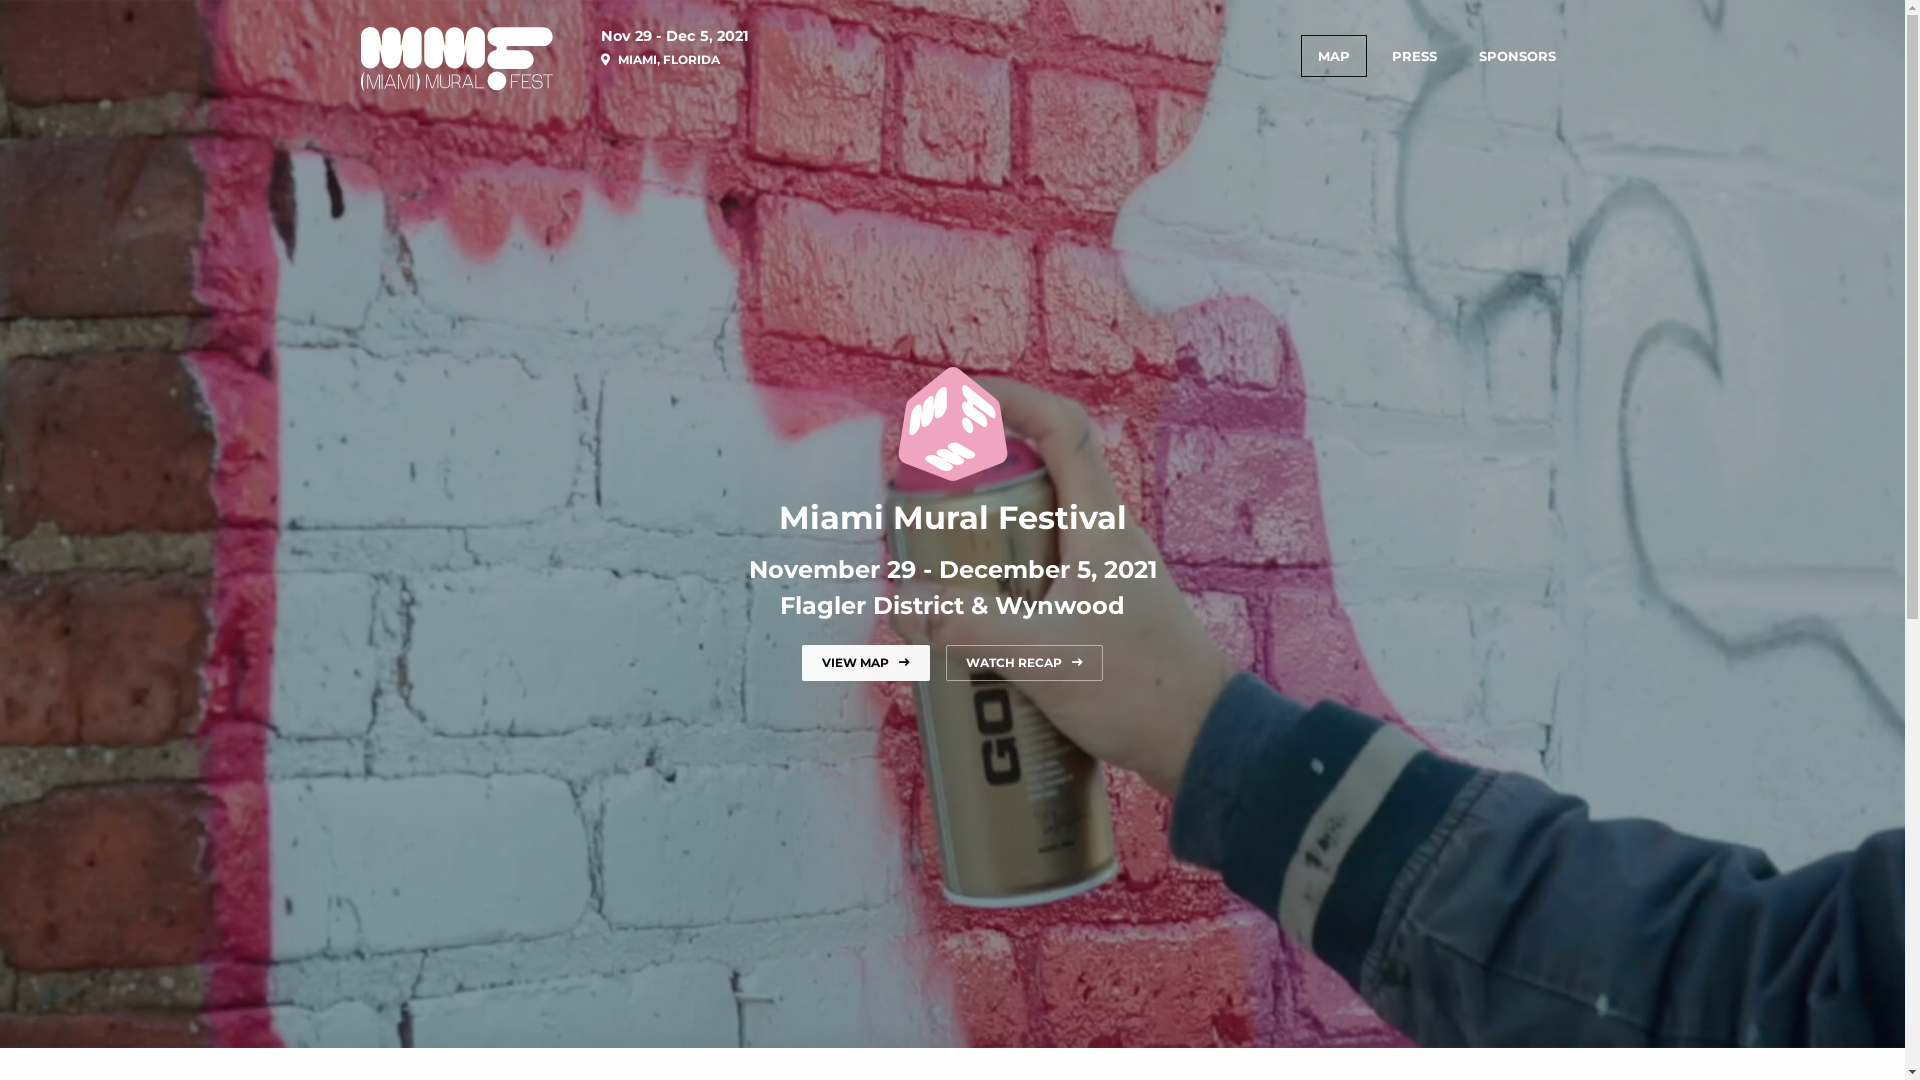  Describe the element at coordinates (1024, 663) in the screenshot. I see `'WATCH RECAP'` at that location.